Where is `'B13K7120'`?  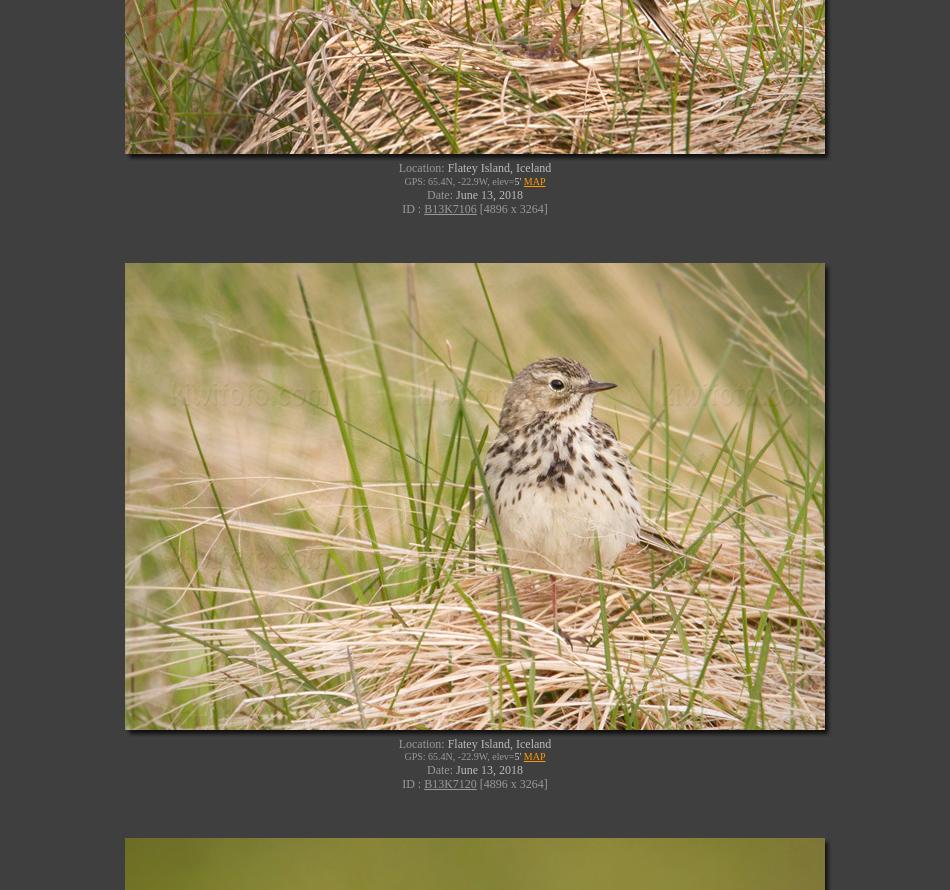
'B13K7120' is located at coordinates (449, 784).